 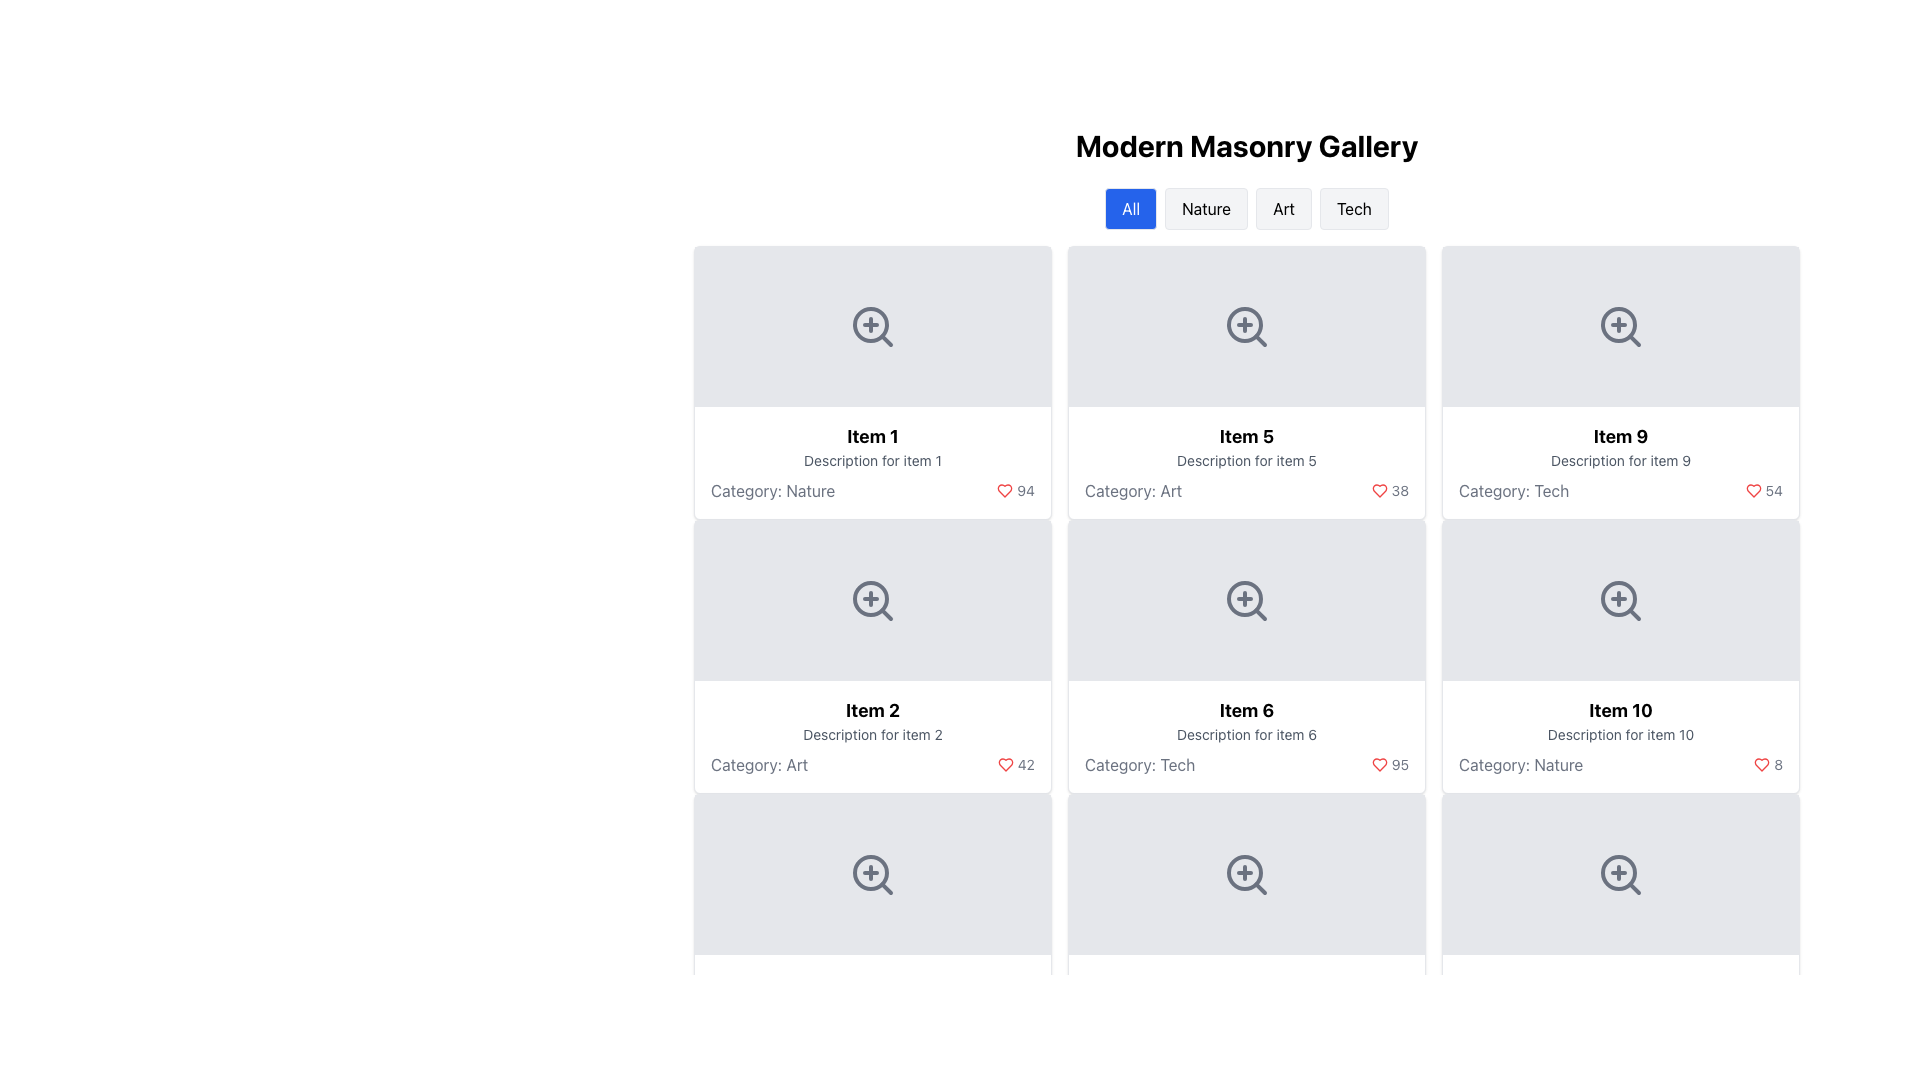 What do you see at coordinates (1246, 764) in the screenshot?
I see `number '95' displayed in light gray color under the 'Item 6' card, which includes the text 'Category: Tech' and a red heart icon` at bounding box center [1246, 764].